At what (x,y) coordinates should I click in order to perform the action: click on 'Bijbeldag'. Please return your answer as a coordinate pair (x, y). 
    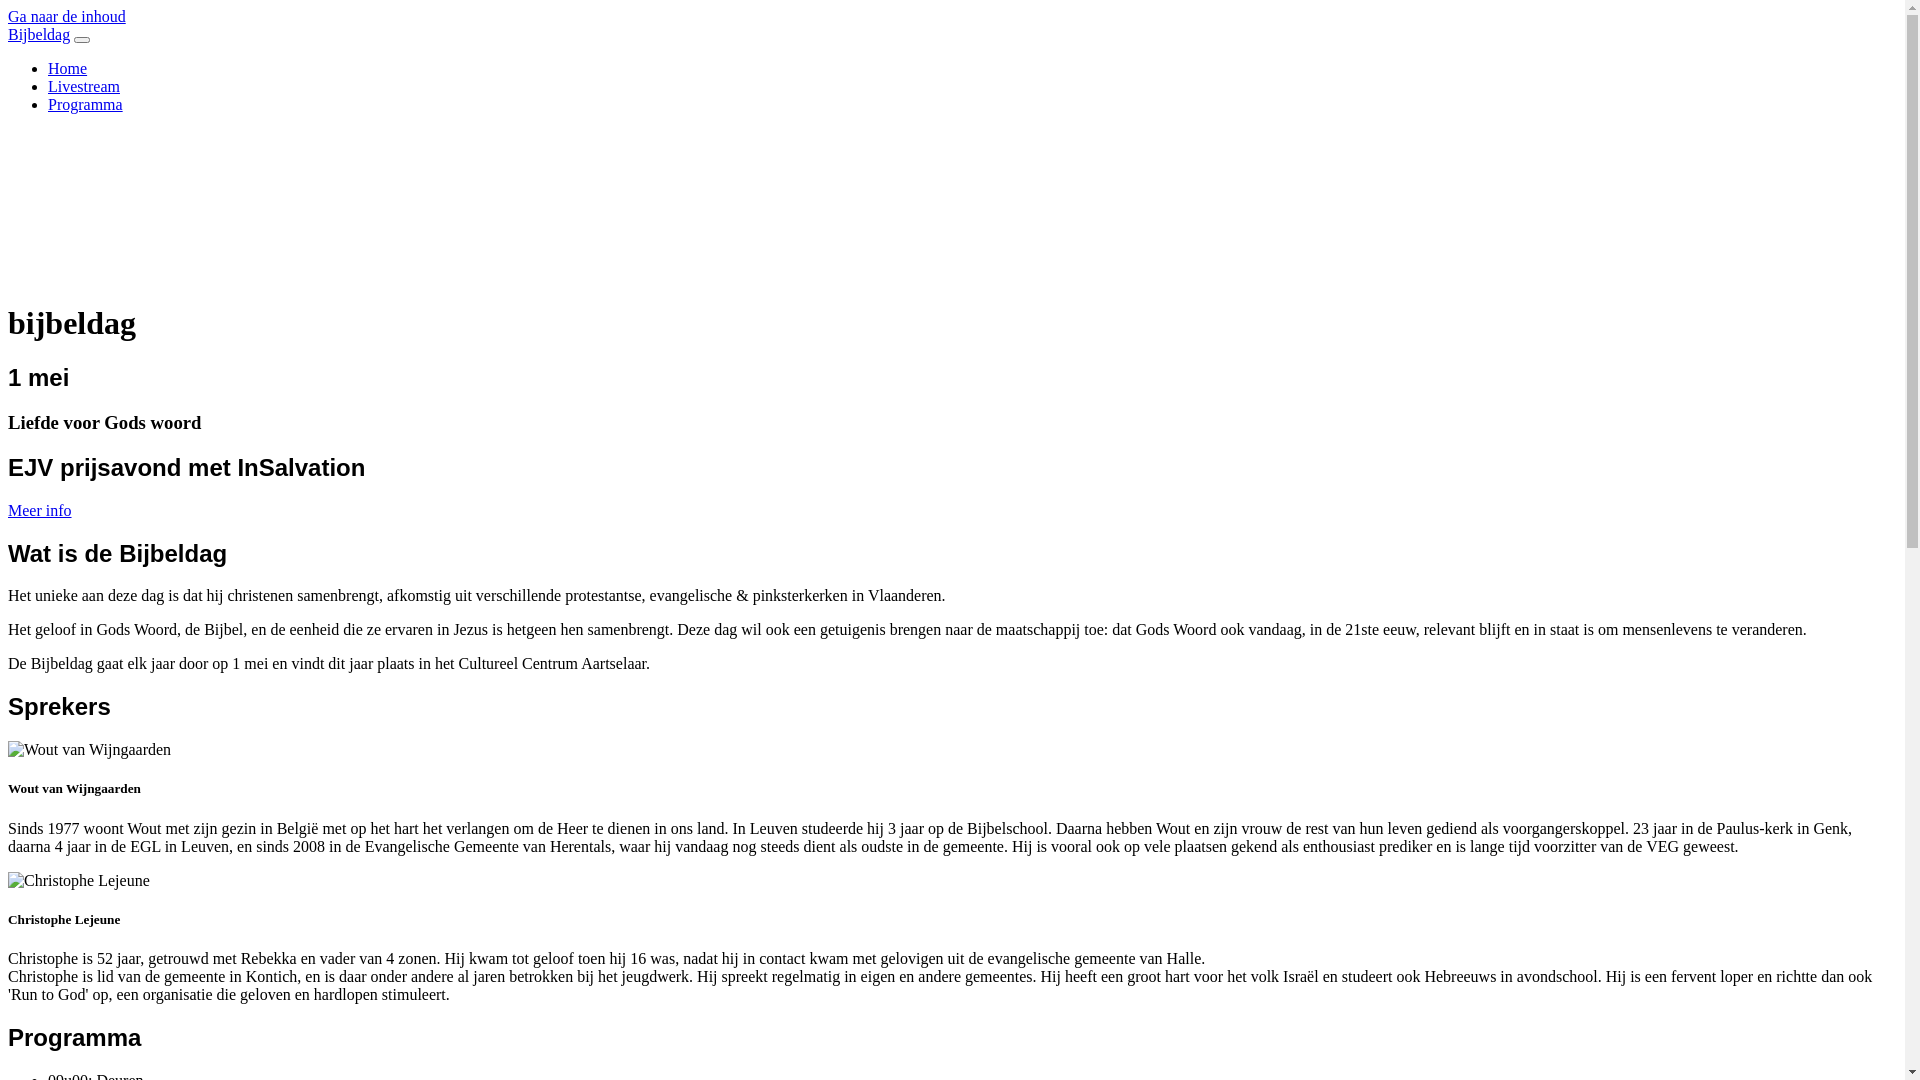
    Looking at the image, I should click on (38, 34).